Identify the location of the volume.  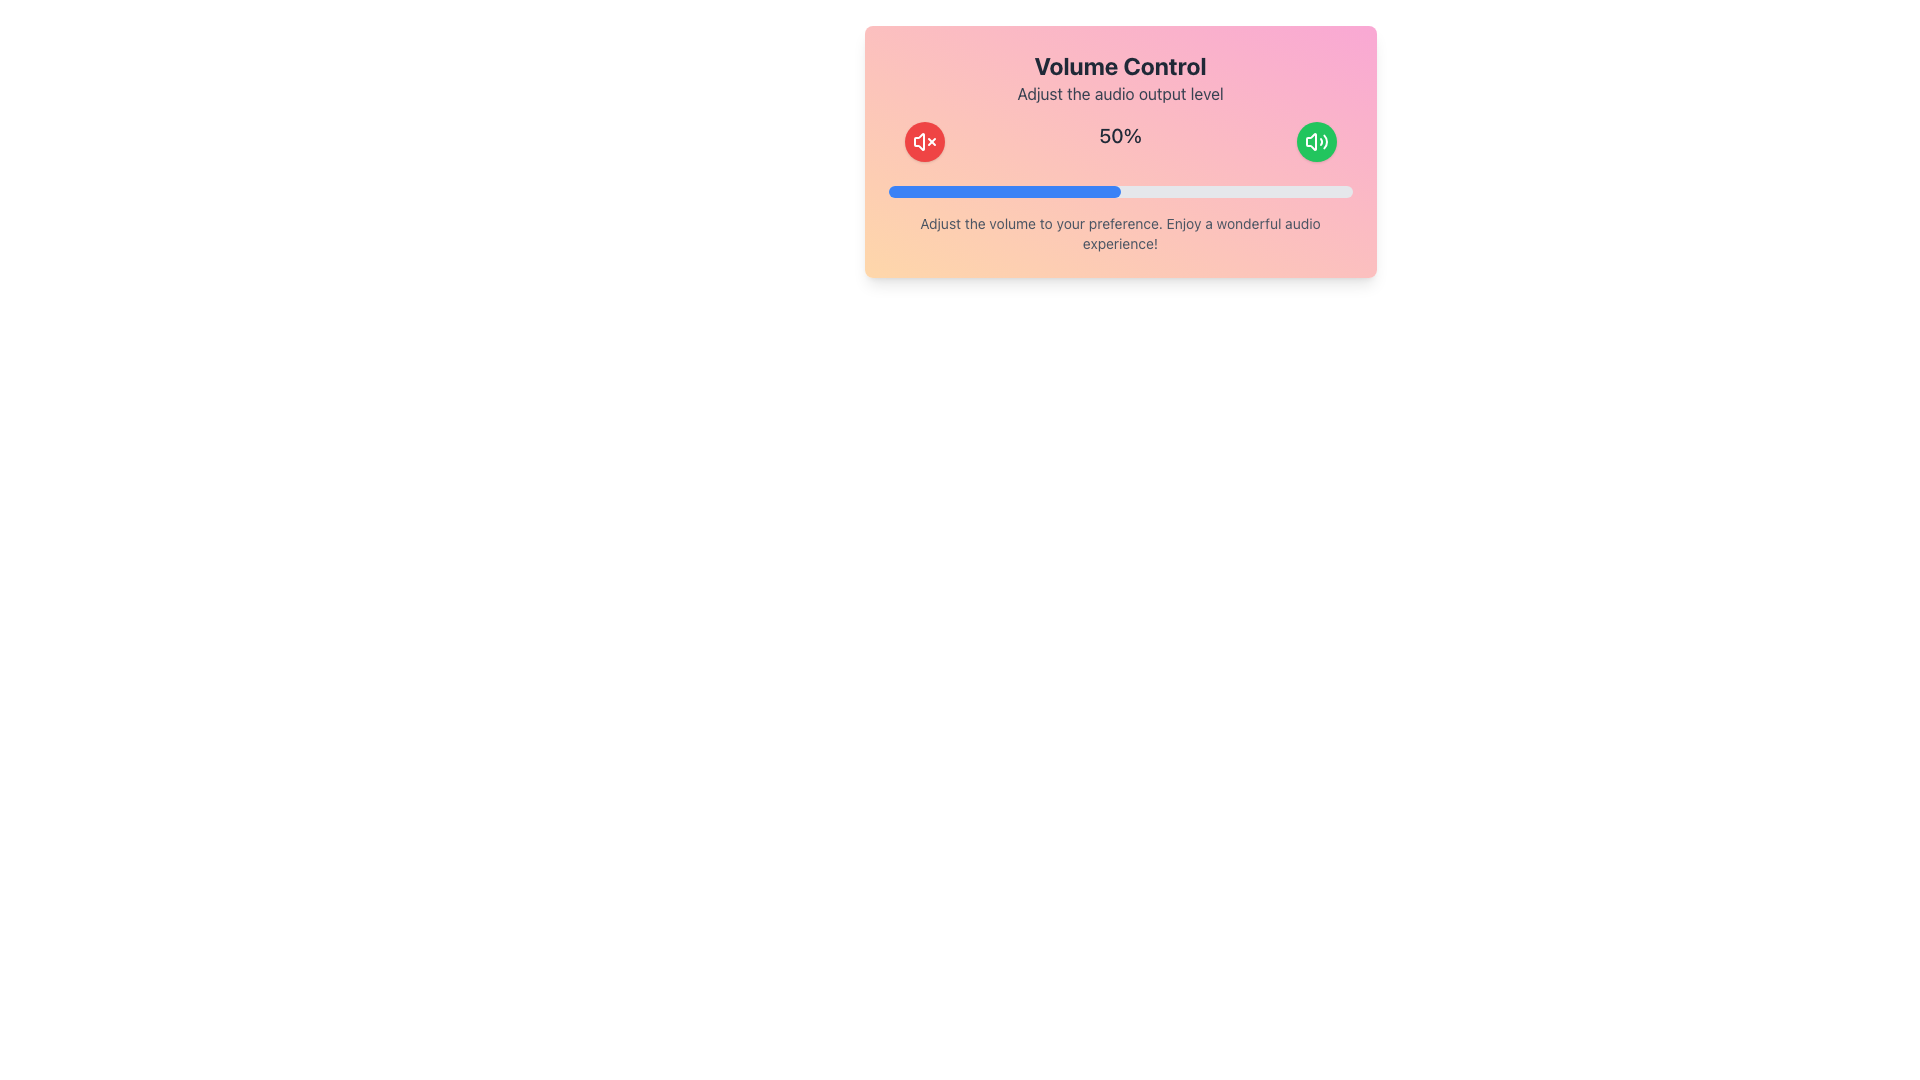
(1287, 192).